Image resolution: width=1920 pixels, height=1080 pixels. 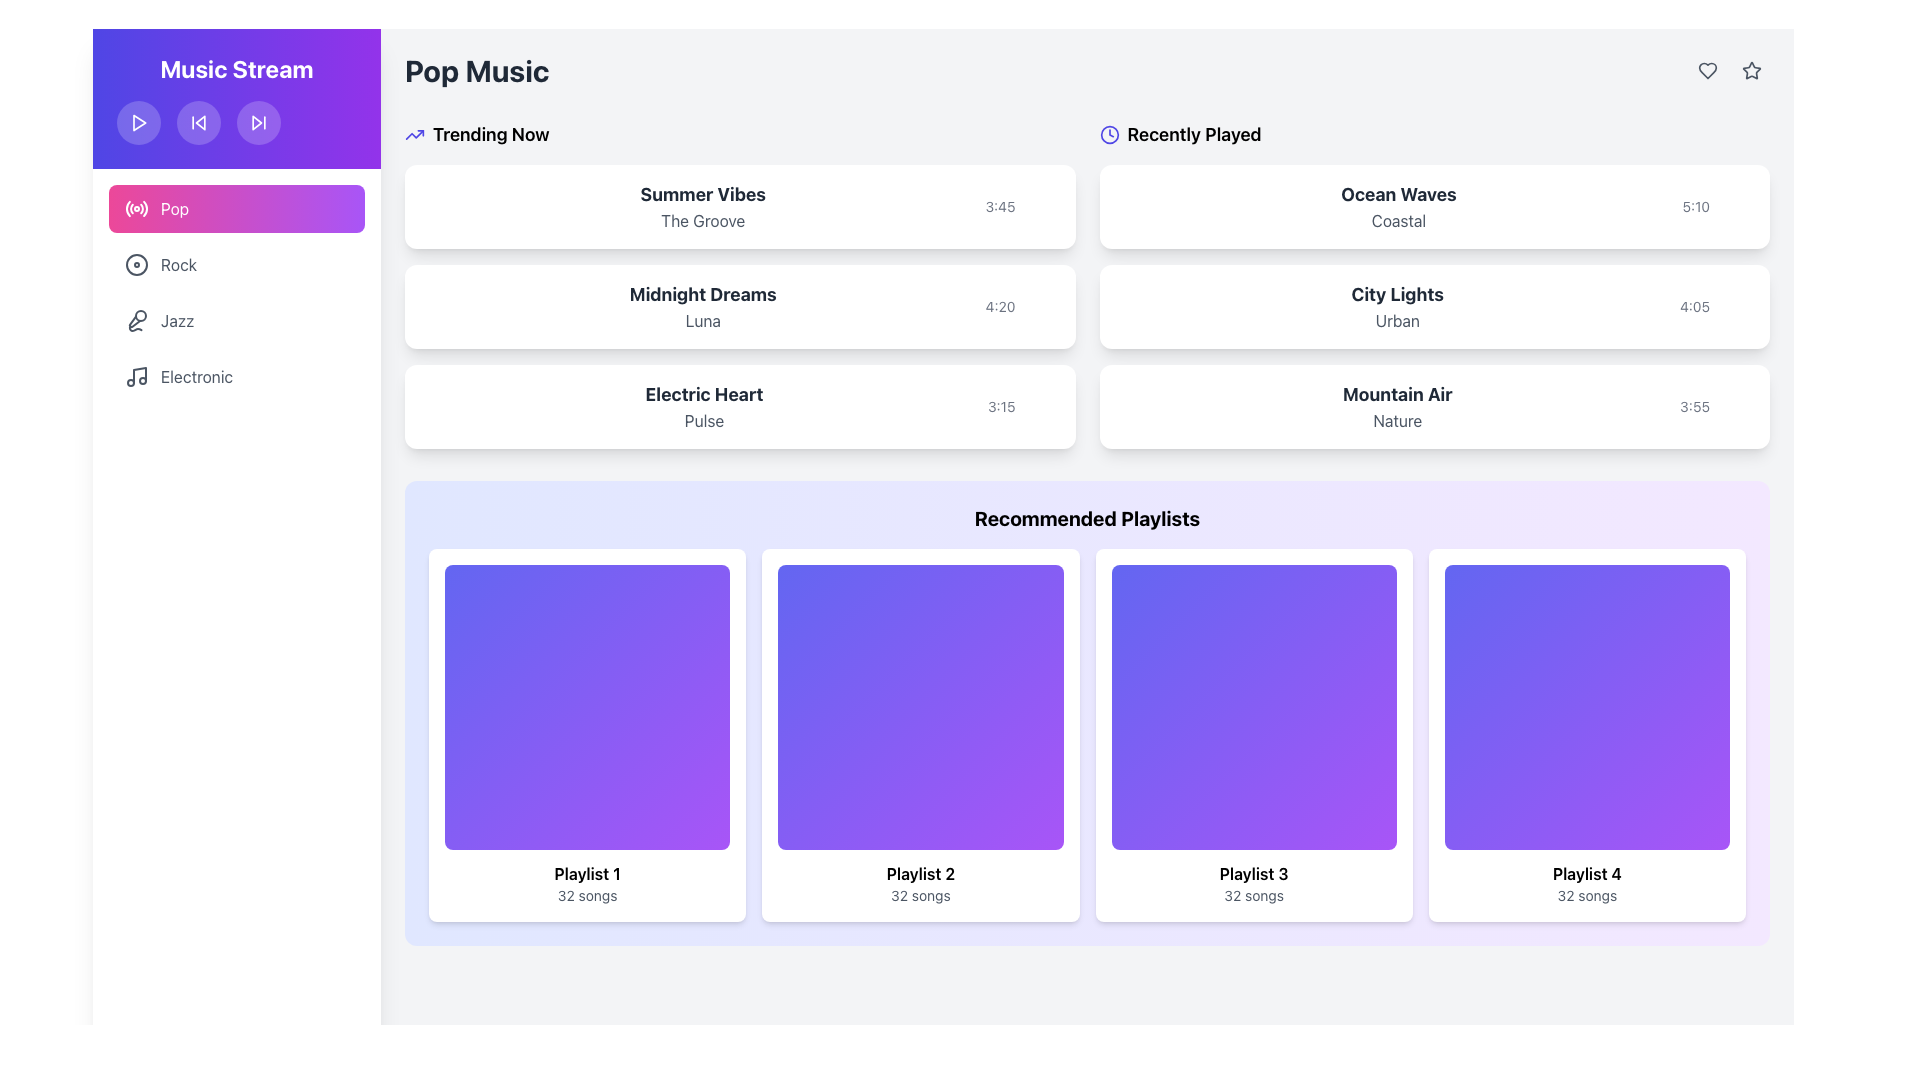 What do you see at coordinates (739, 406) in the screenshot?
I see `the third item` at bounding box center [739, 406].